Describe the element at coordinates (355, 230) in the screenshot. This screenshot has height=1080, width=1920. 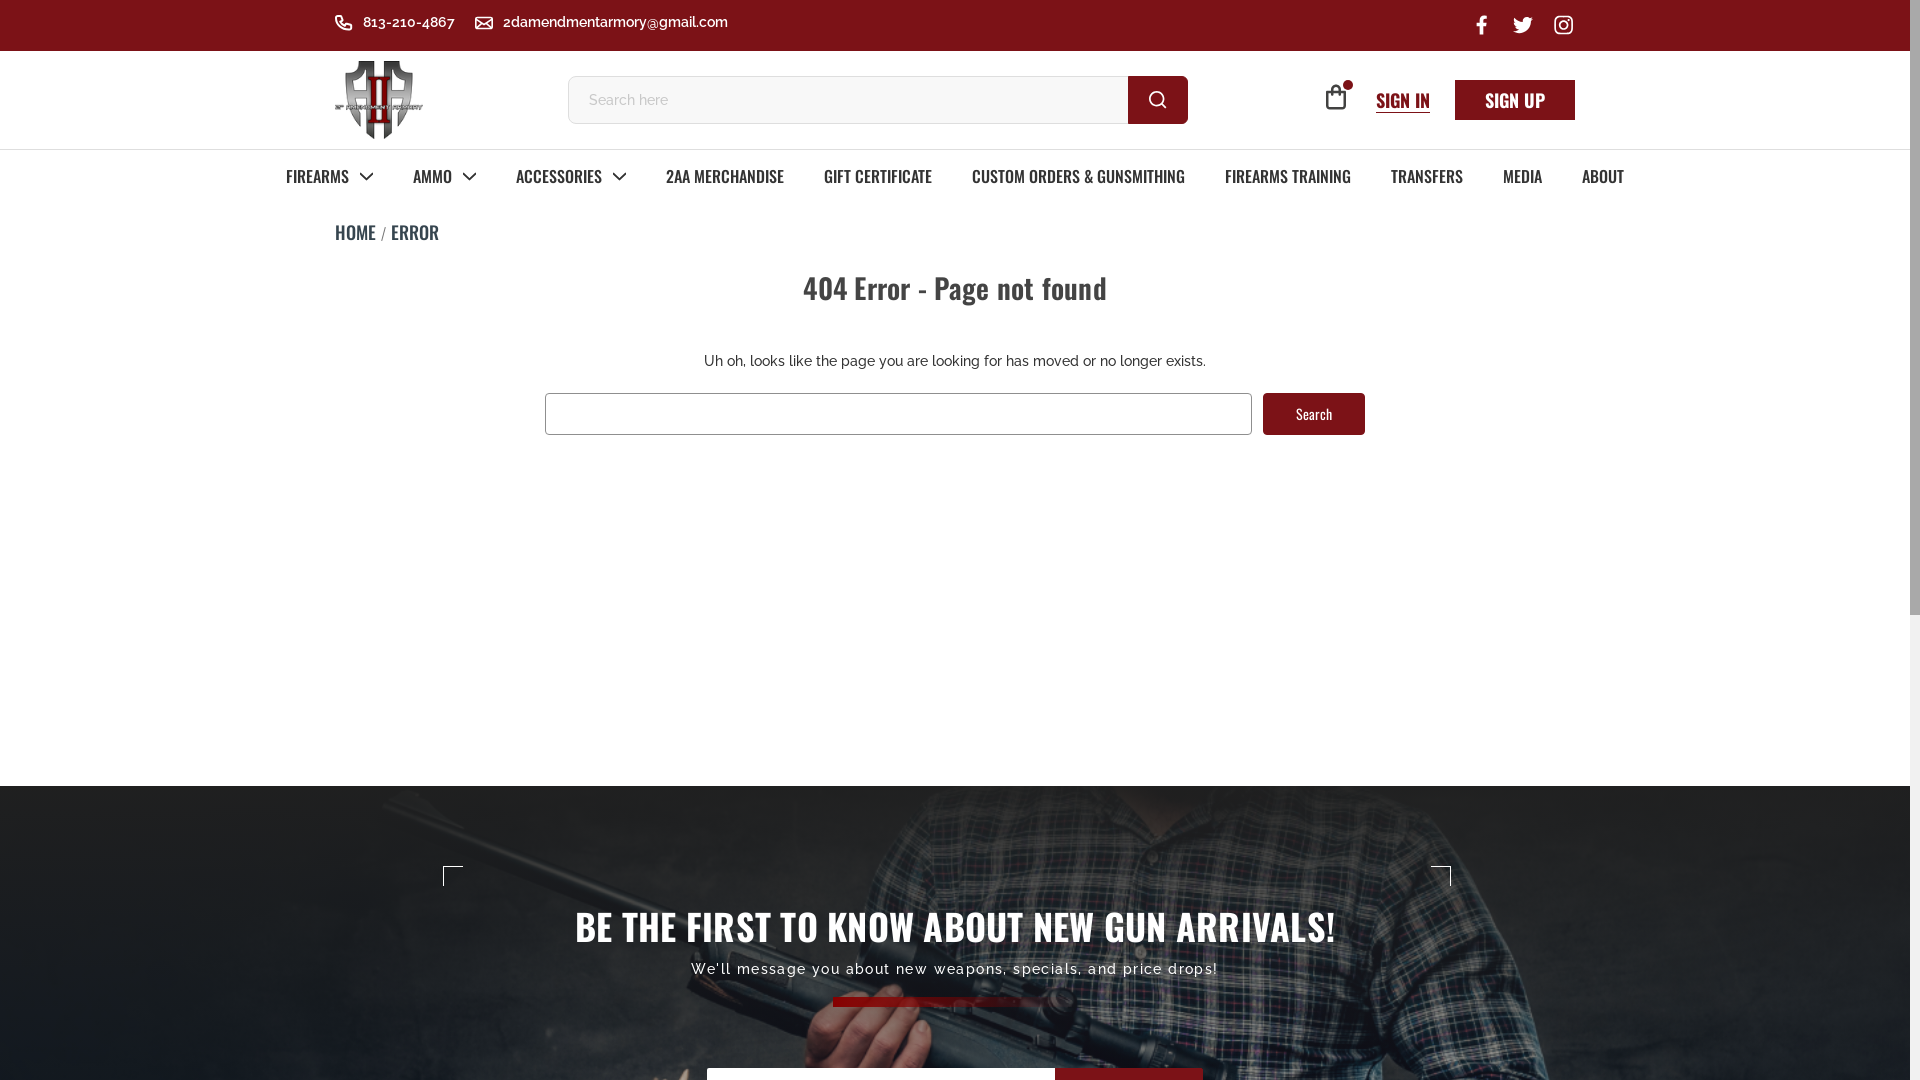
I see `'HOME'` at that location.